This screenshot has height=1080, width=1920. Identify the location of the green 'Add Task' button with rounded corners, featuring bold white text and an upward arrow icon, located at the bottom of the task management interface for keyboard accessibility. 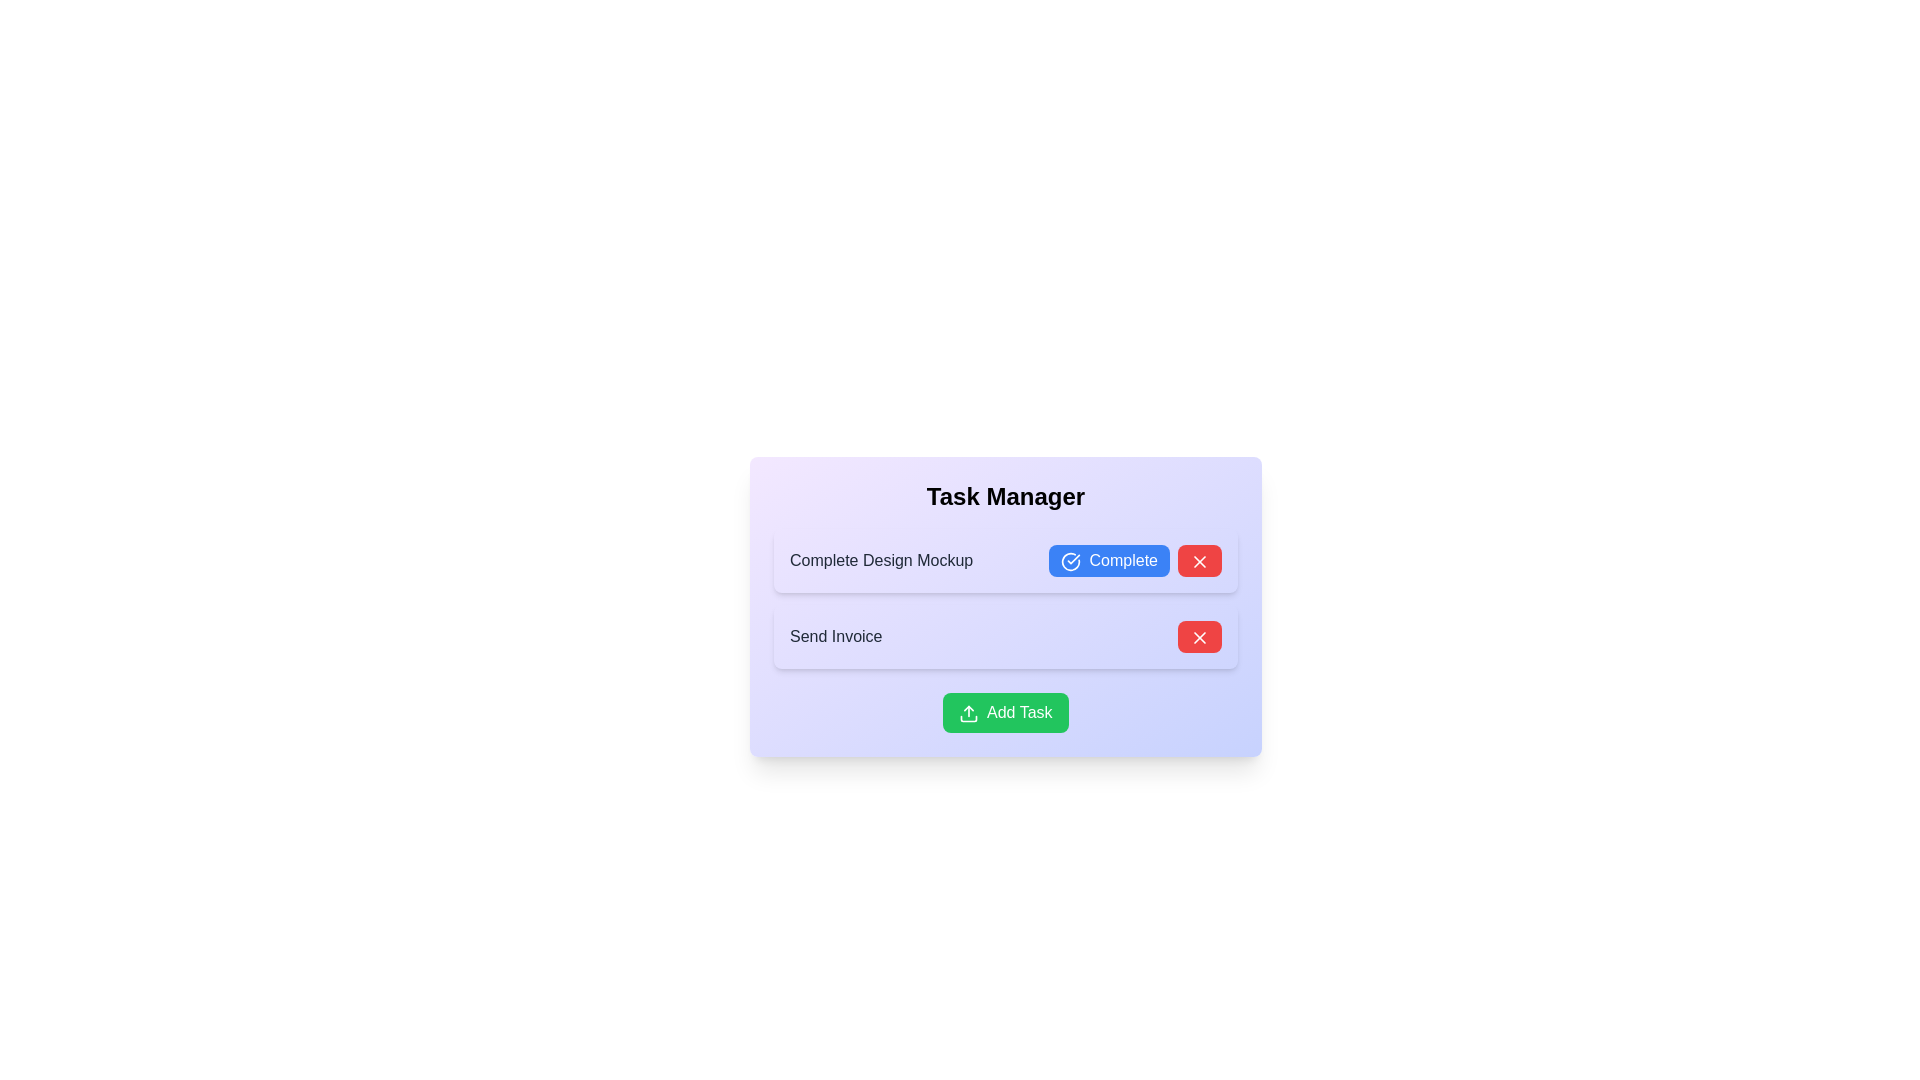
(1006, 712).